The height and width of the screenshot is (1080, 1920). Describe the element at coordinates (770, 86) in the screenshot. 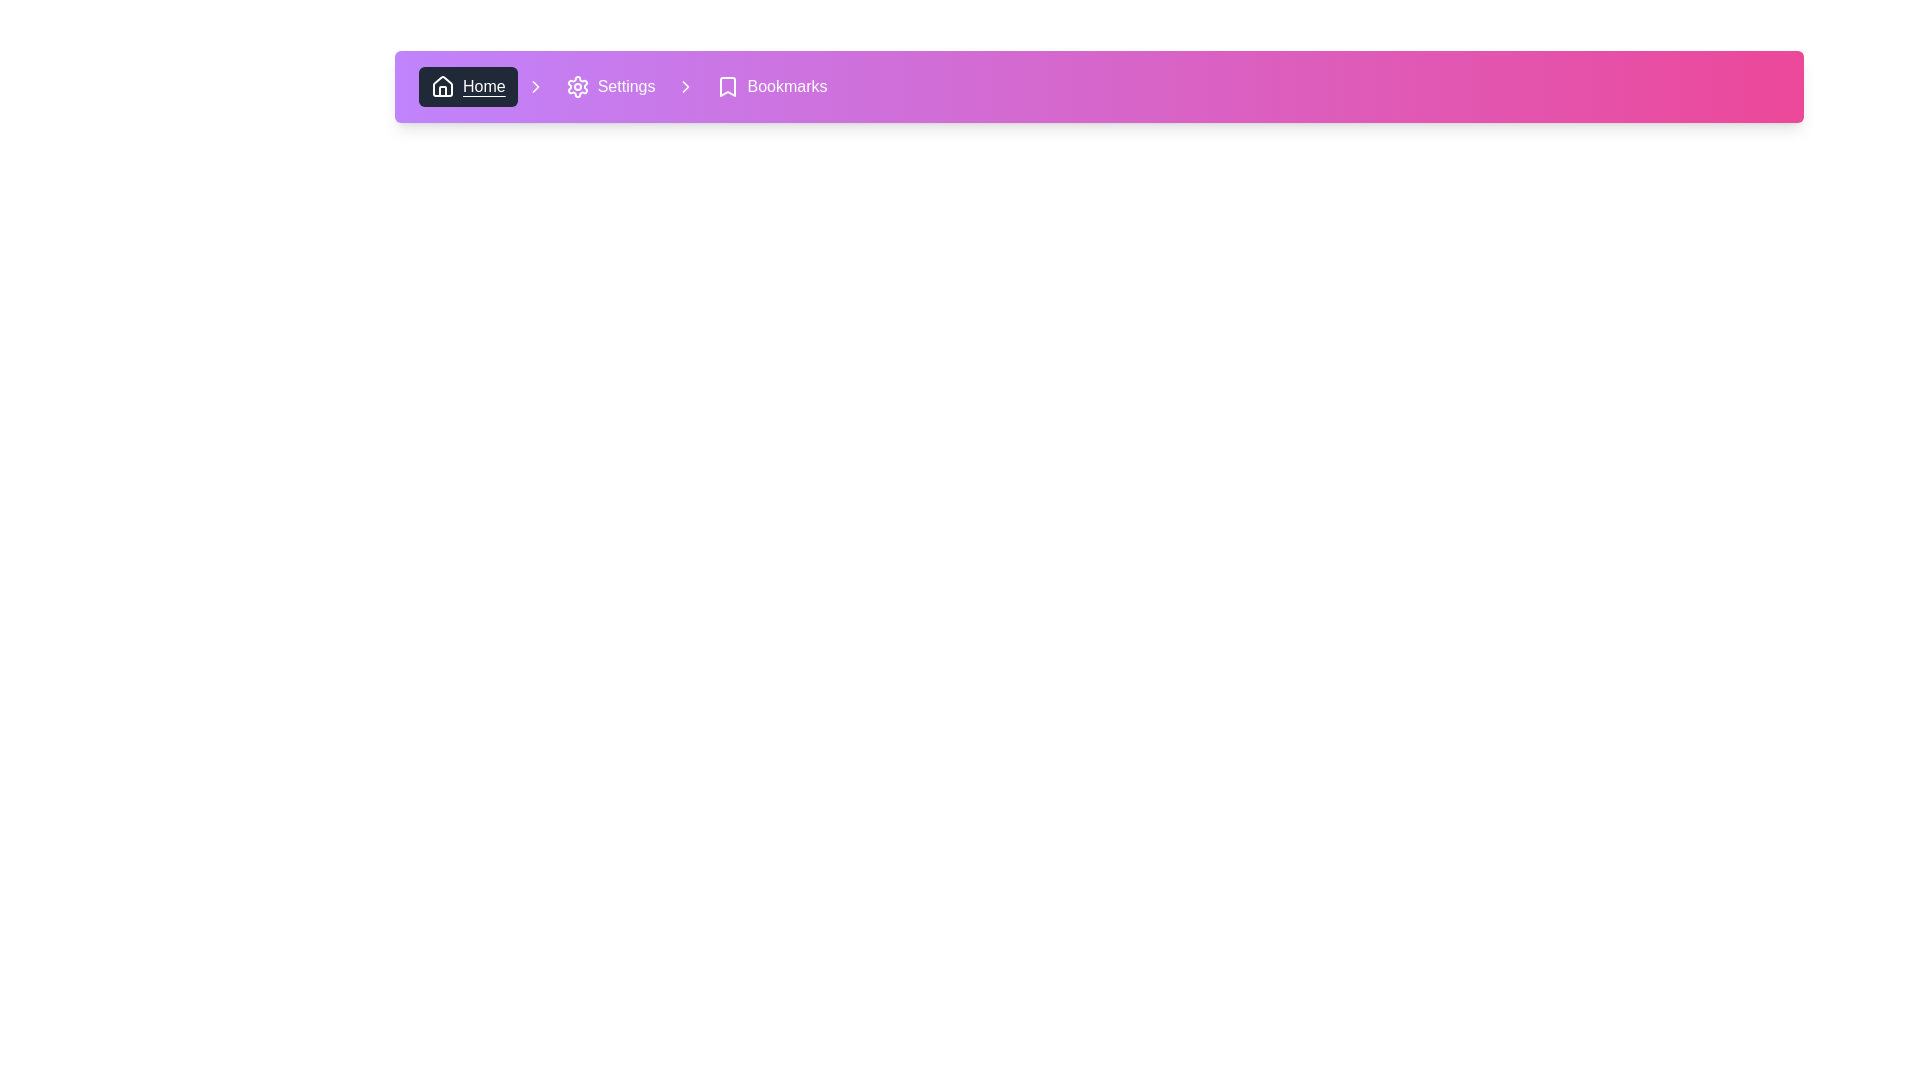

I see `the 'Bookmarks' button, which displays a bookmark icon and is the third option in the navigation bar` at that location.